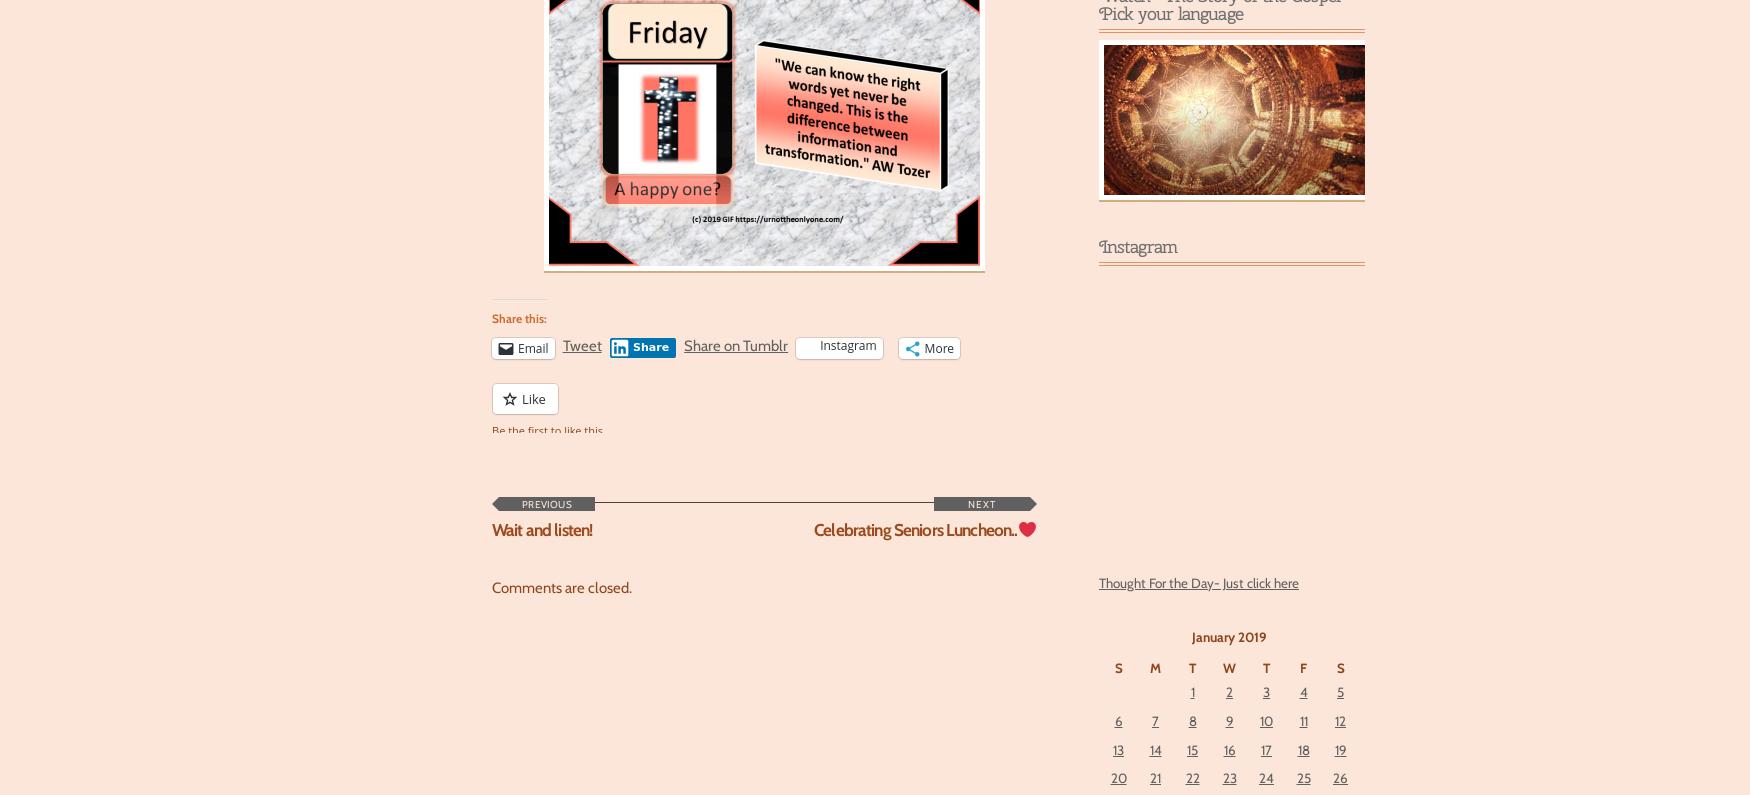 The width and height of the screenshot is (1750, 795). Describe the element at coordinates (1265, 691) in the screenshot. I see `'3'` at that location.